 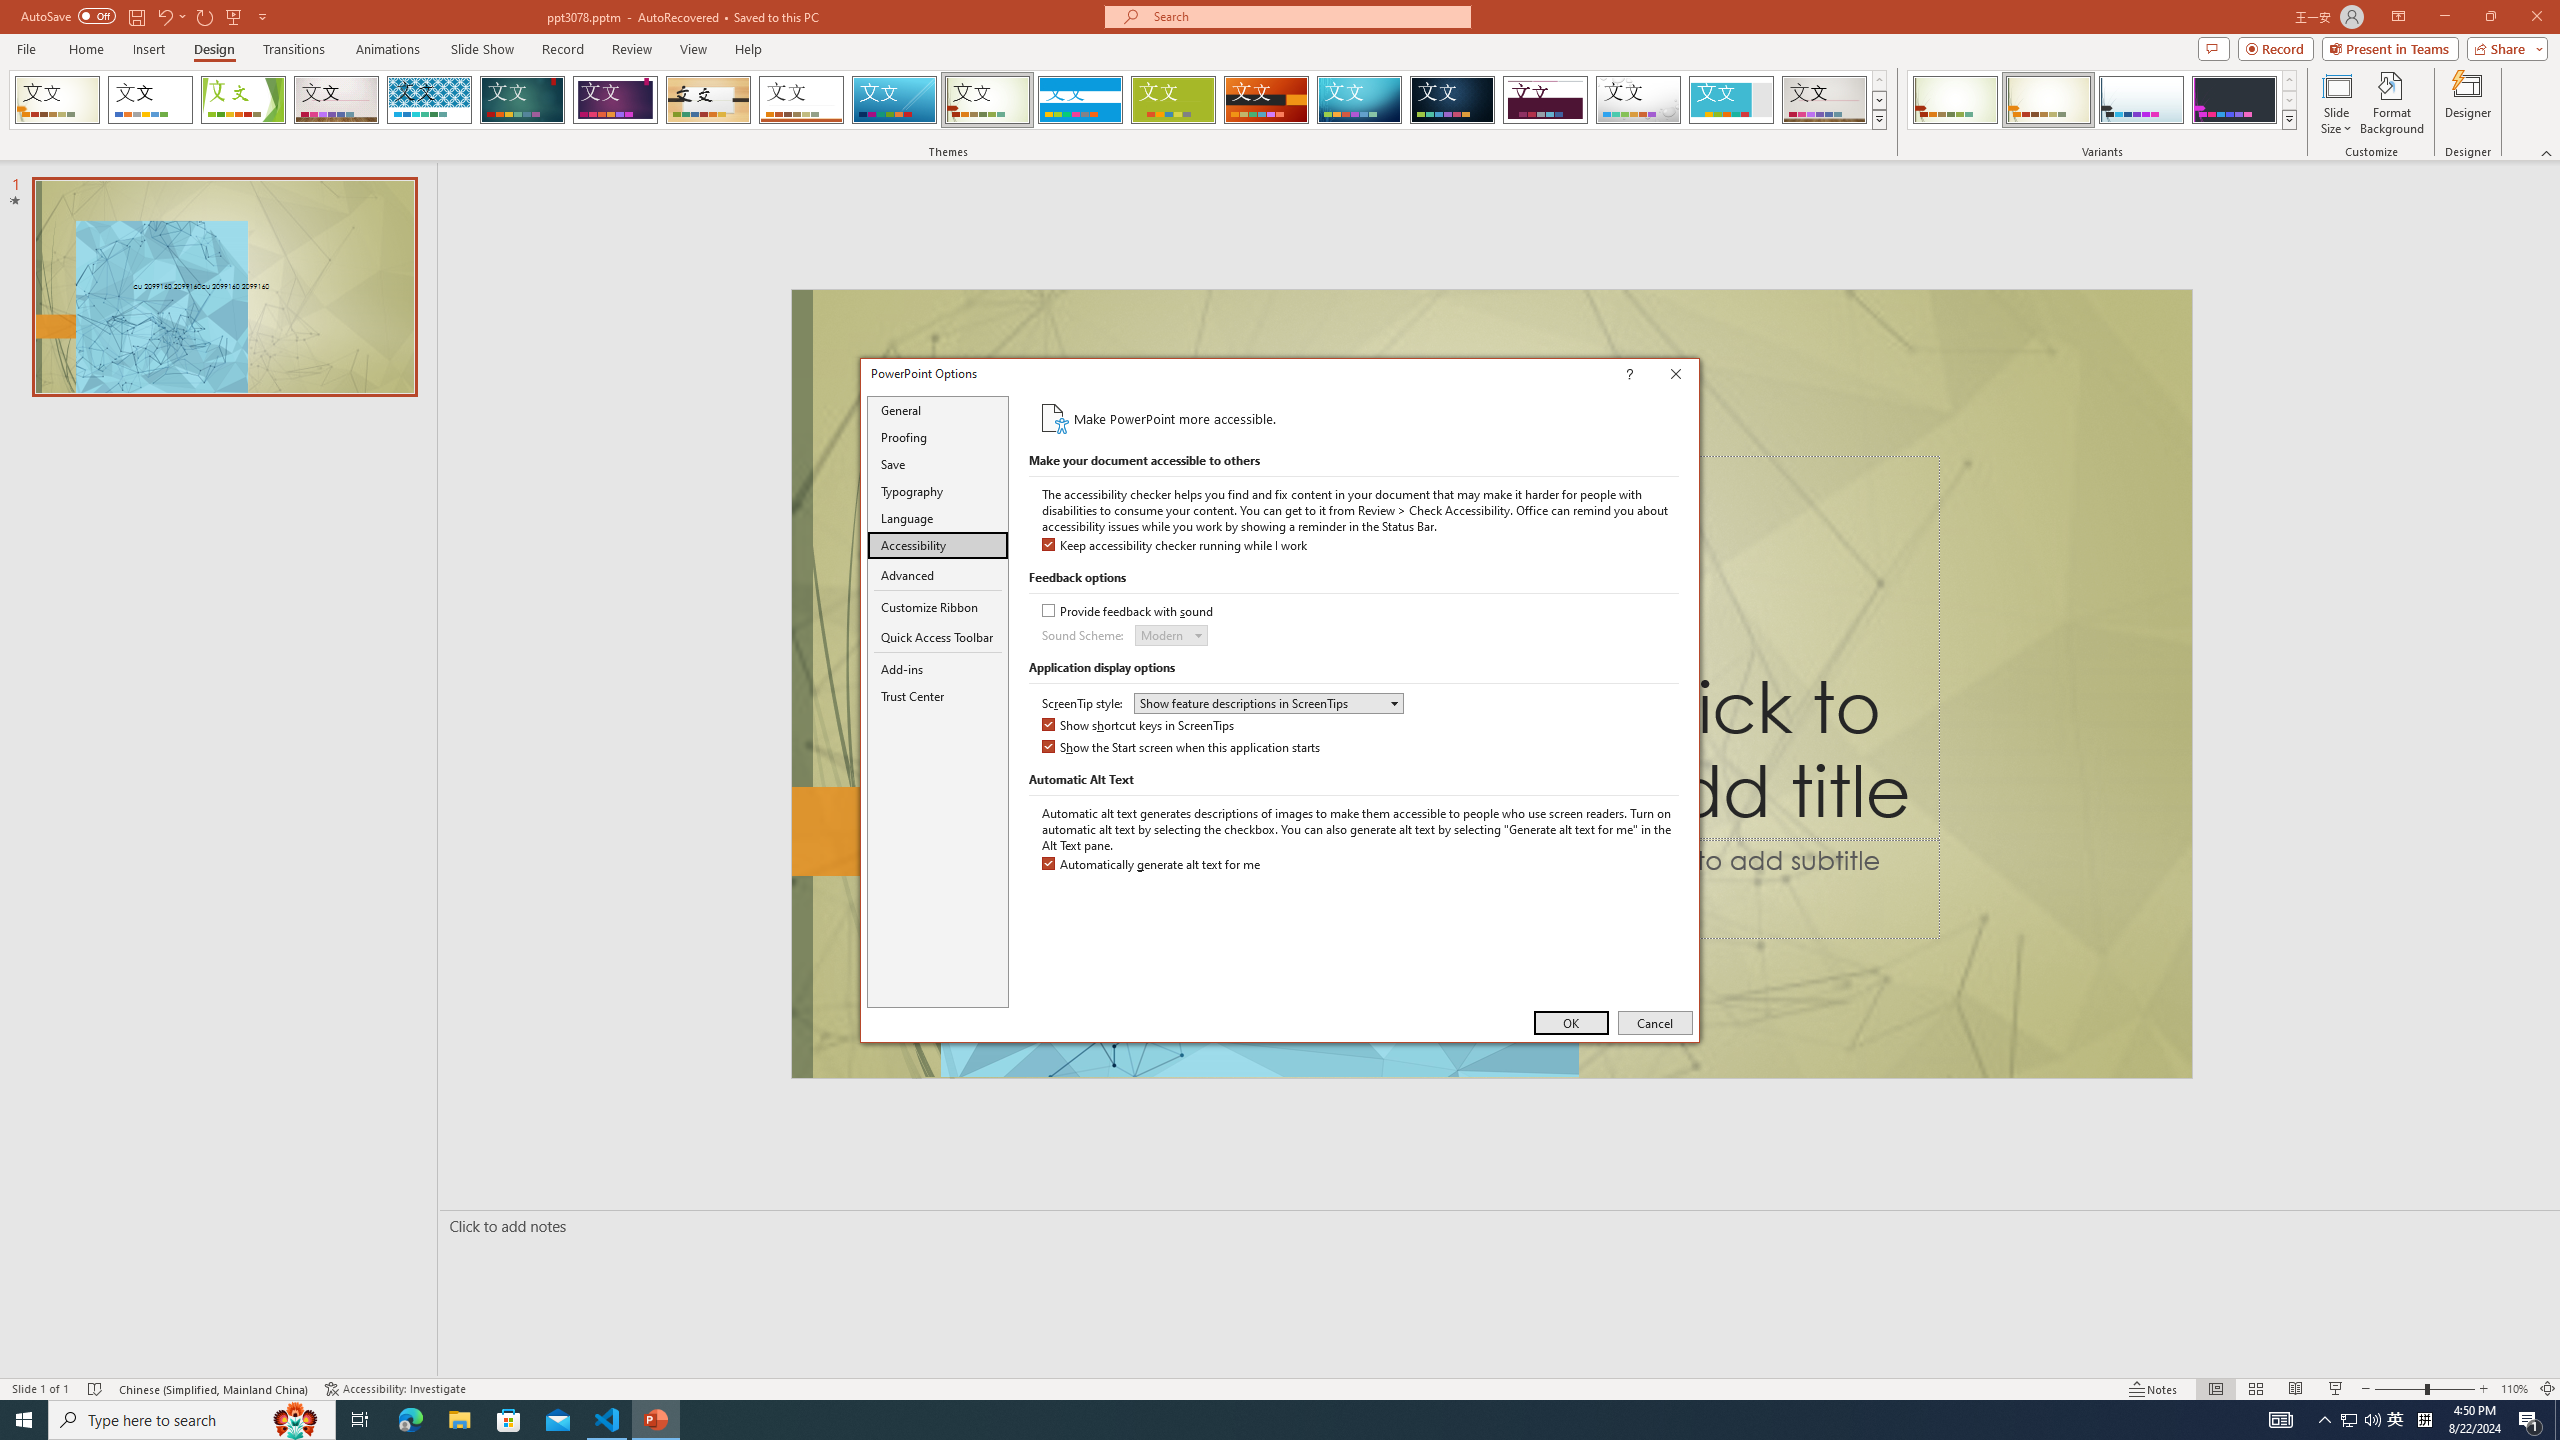 I want to click on 'Droplet Loading Preview...', so click(x=1638, y=99).